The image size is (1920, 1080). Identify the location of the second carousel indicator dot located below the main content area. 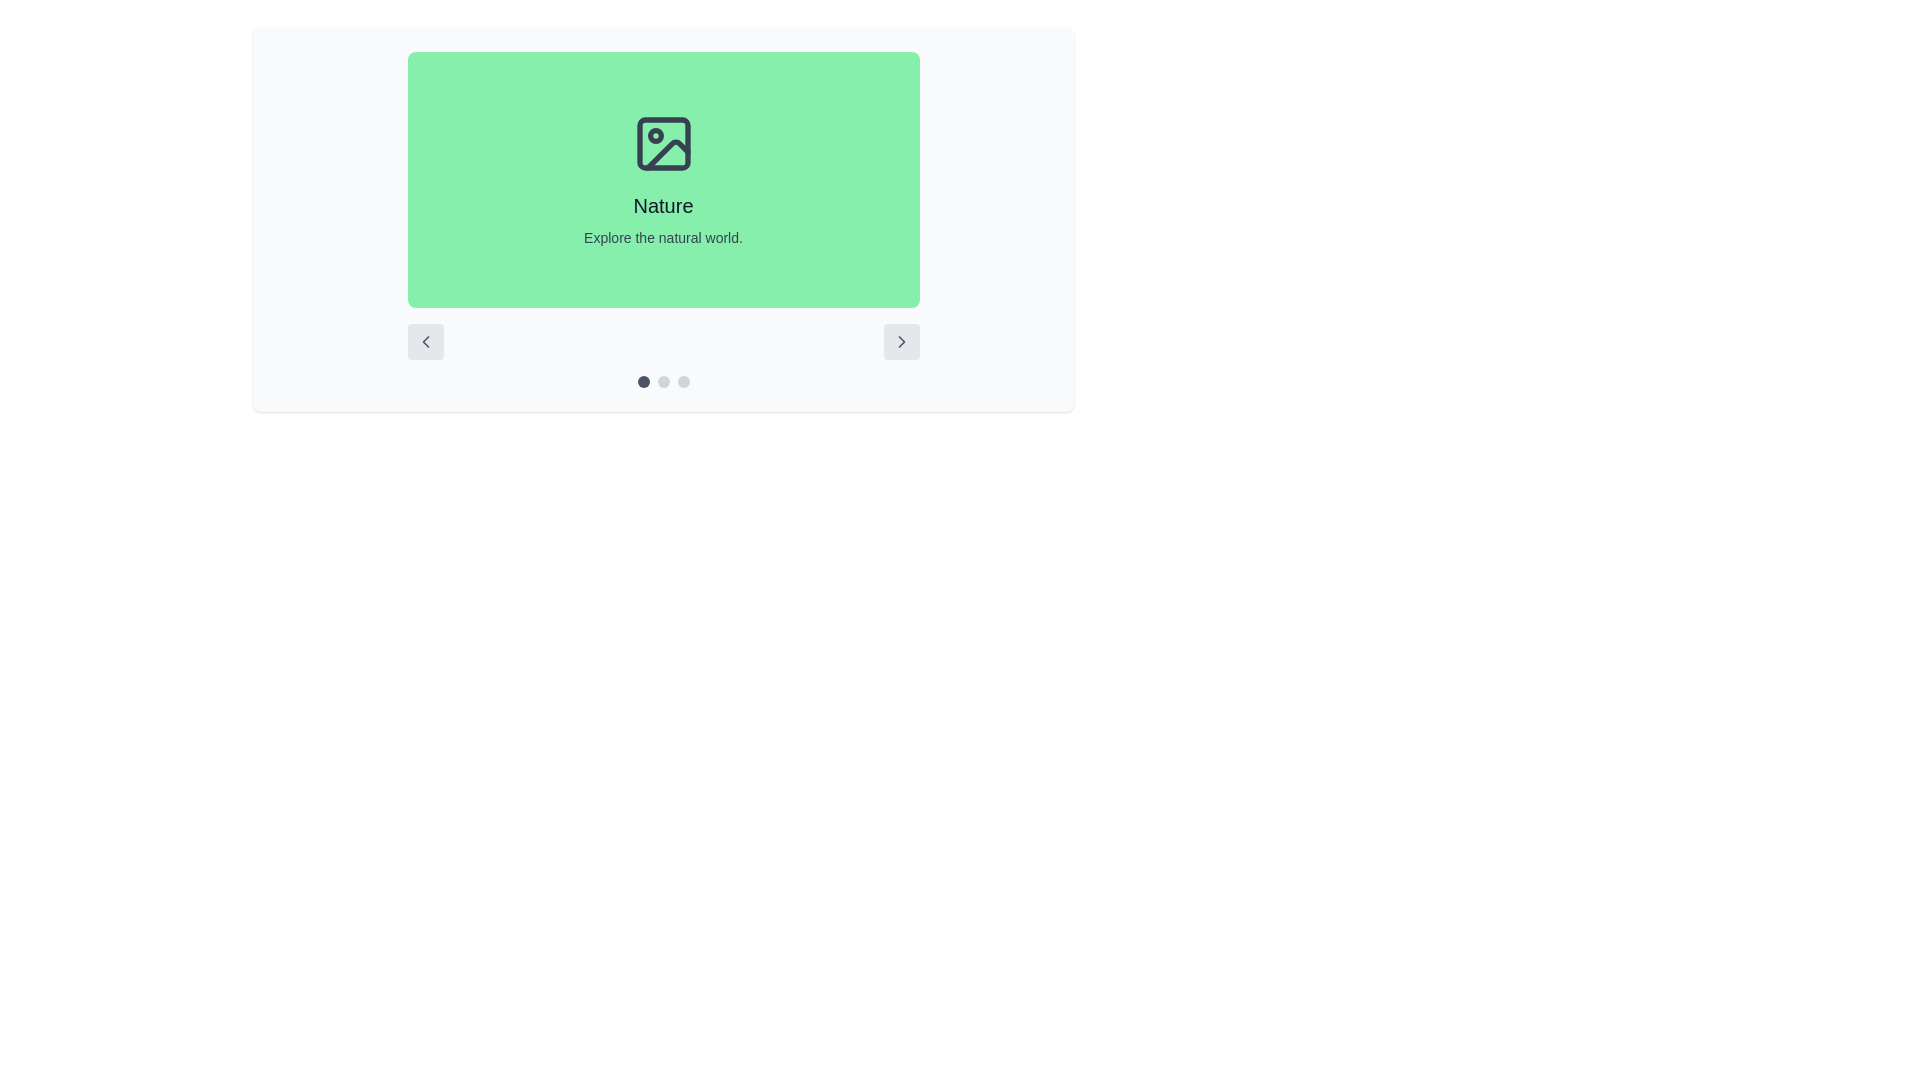
(663, 381).